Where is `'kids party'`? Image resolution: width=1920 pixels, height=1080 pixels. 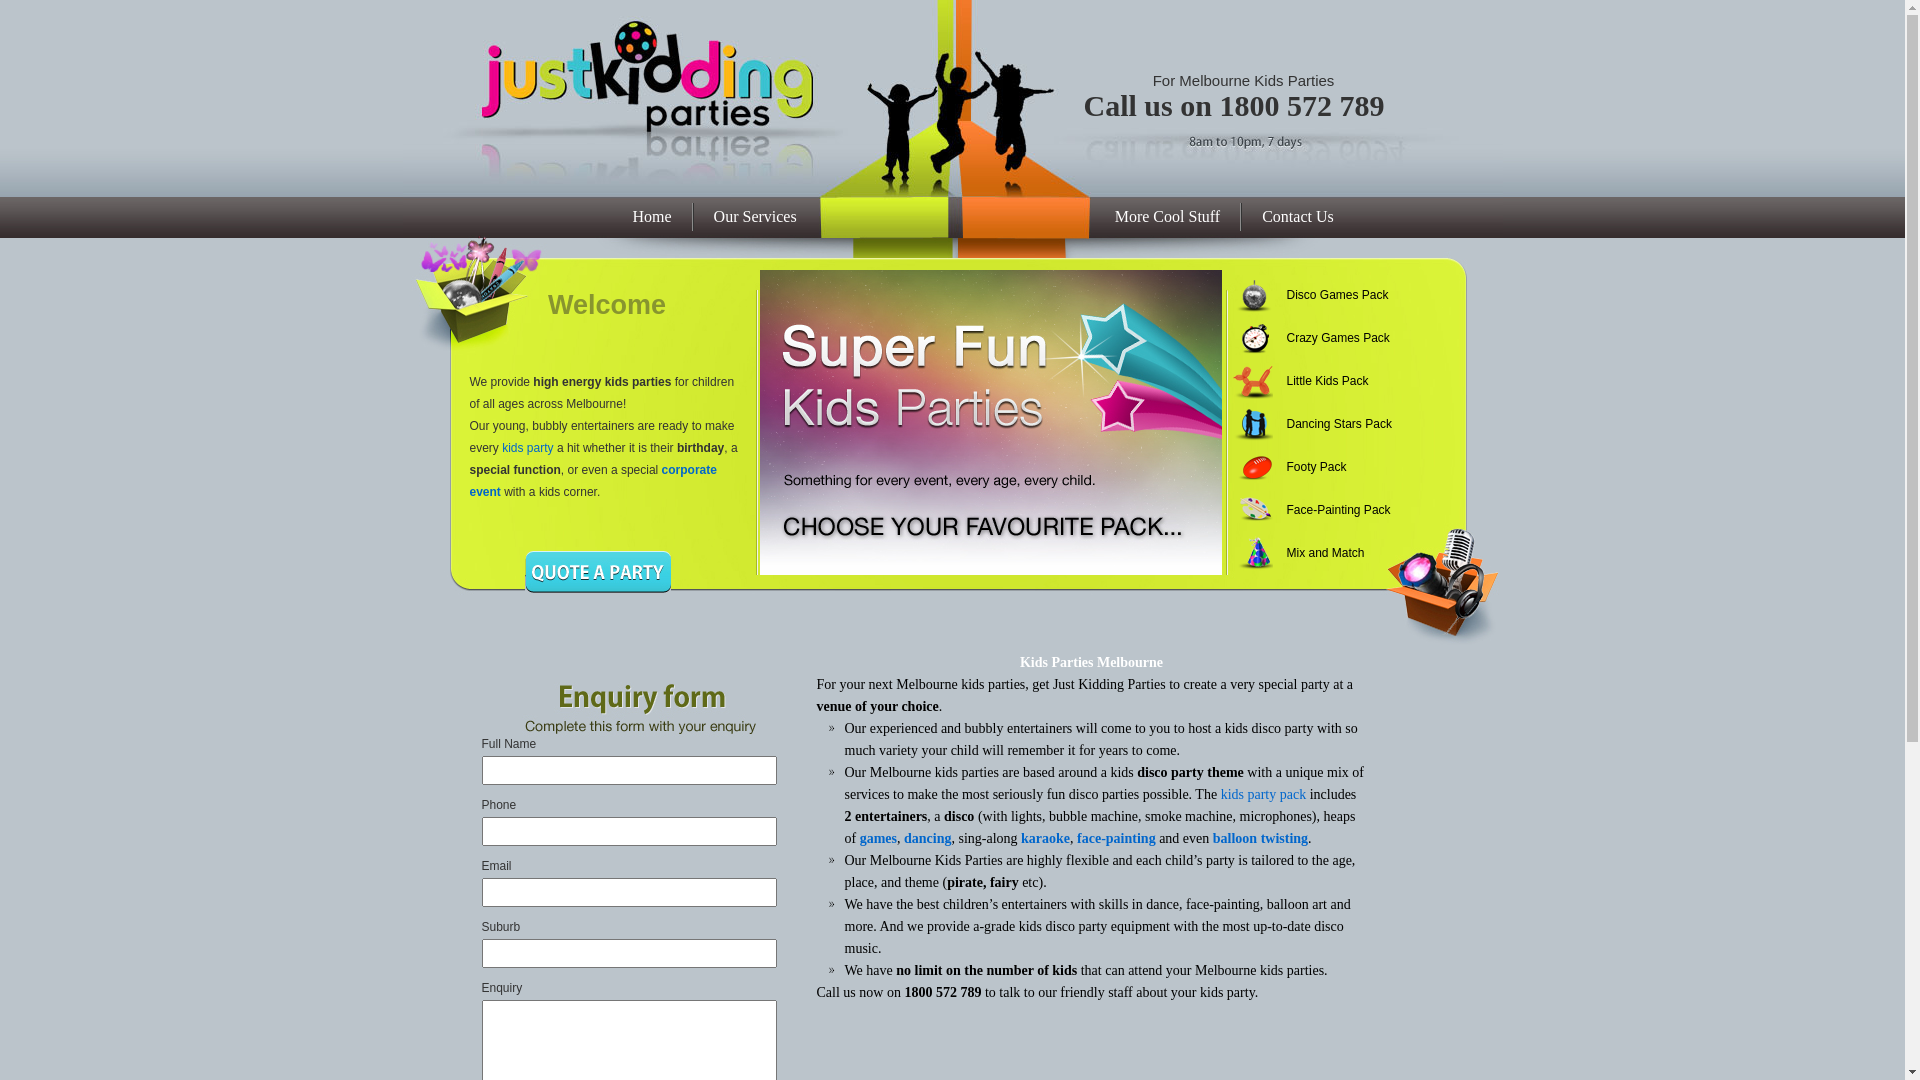 'kids party' is located at coordinates (527, 446).